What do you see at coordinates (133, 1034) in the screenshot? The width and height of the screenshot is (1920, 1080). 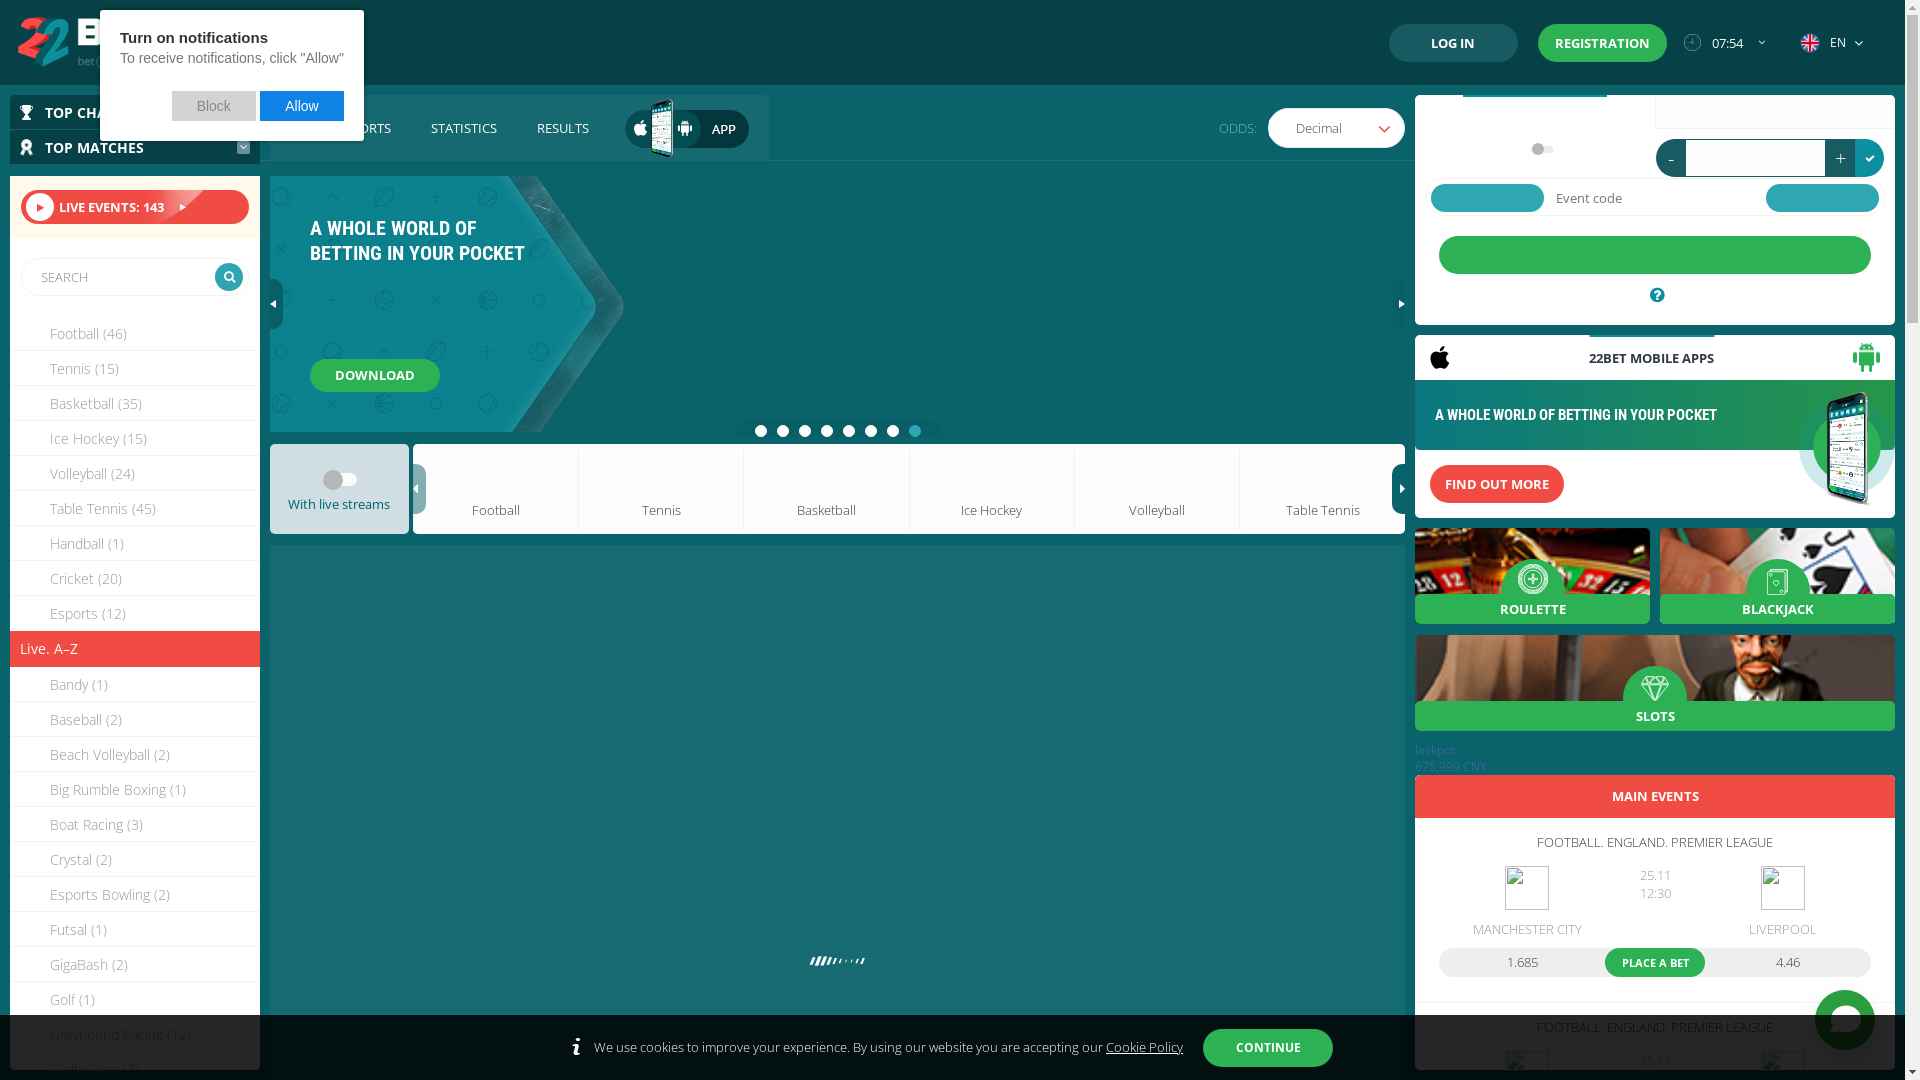 I see `'Greyhound Racing` at bounding box center [133, 1034].